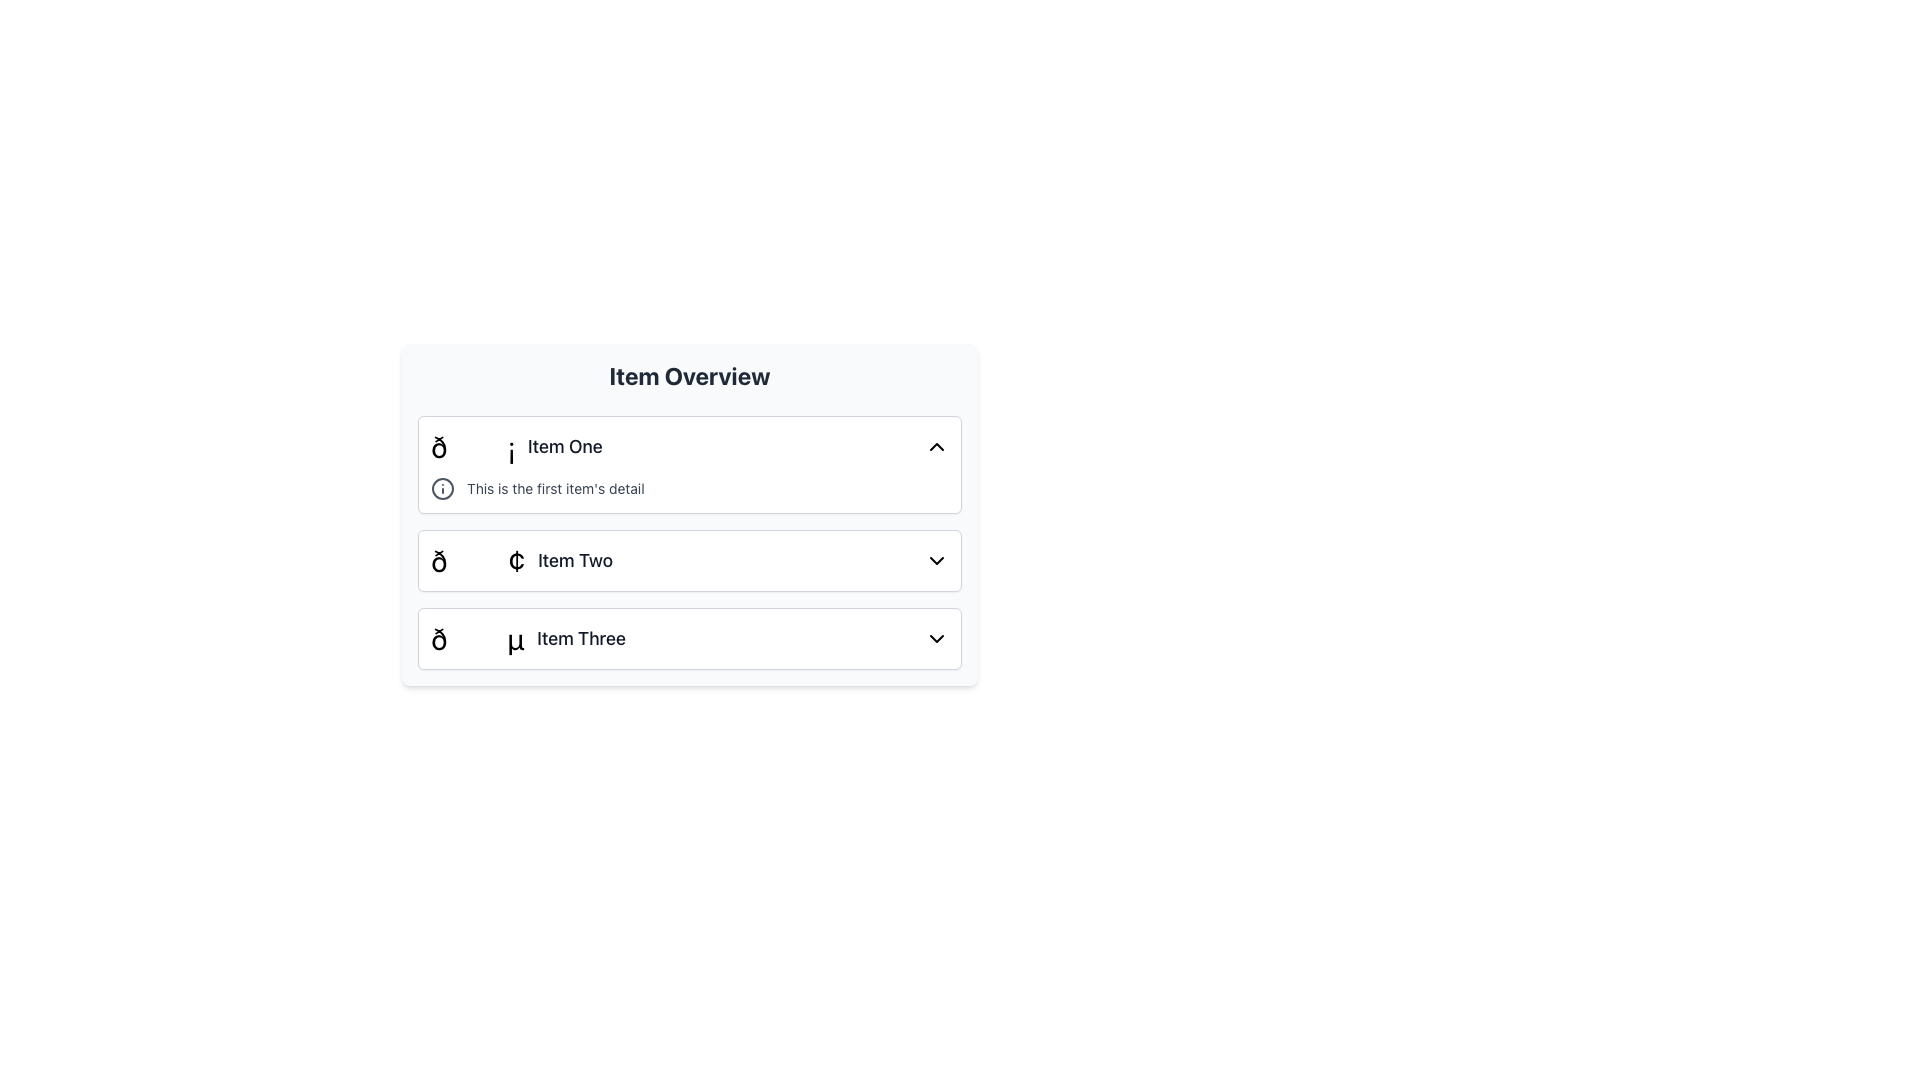  I want to click on text of the heading element that serves as a title for the section above the list of items within the panel, so click(690, 375).